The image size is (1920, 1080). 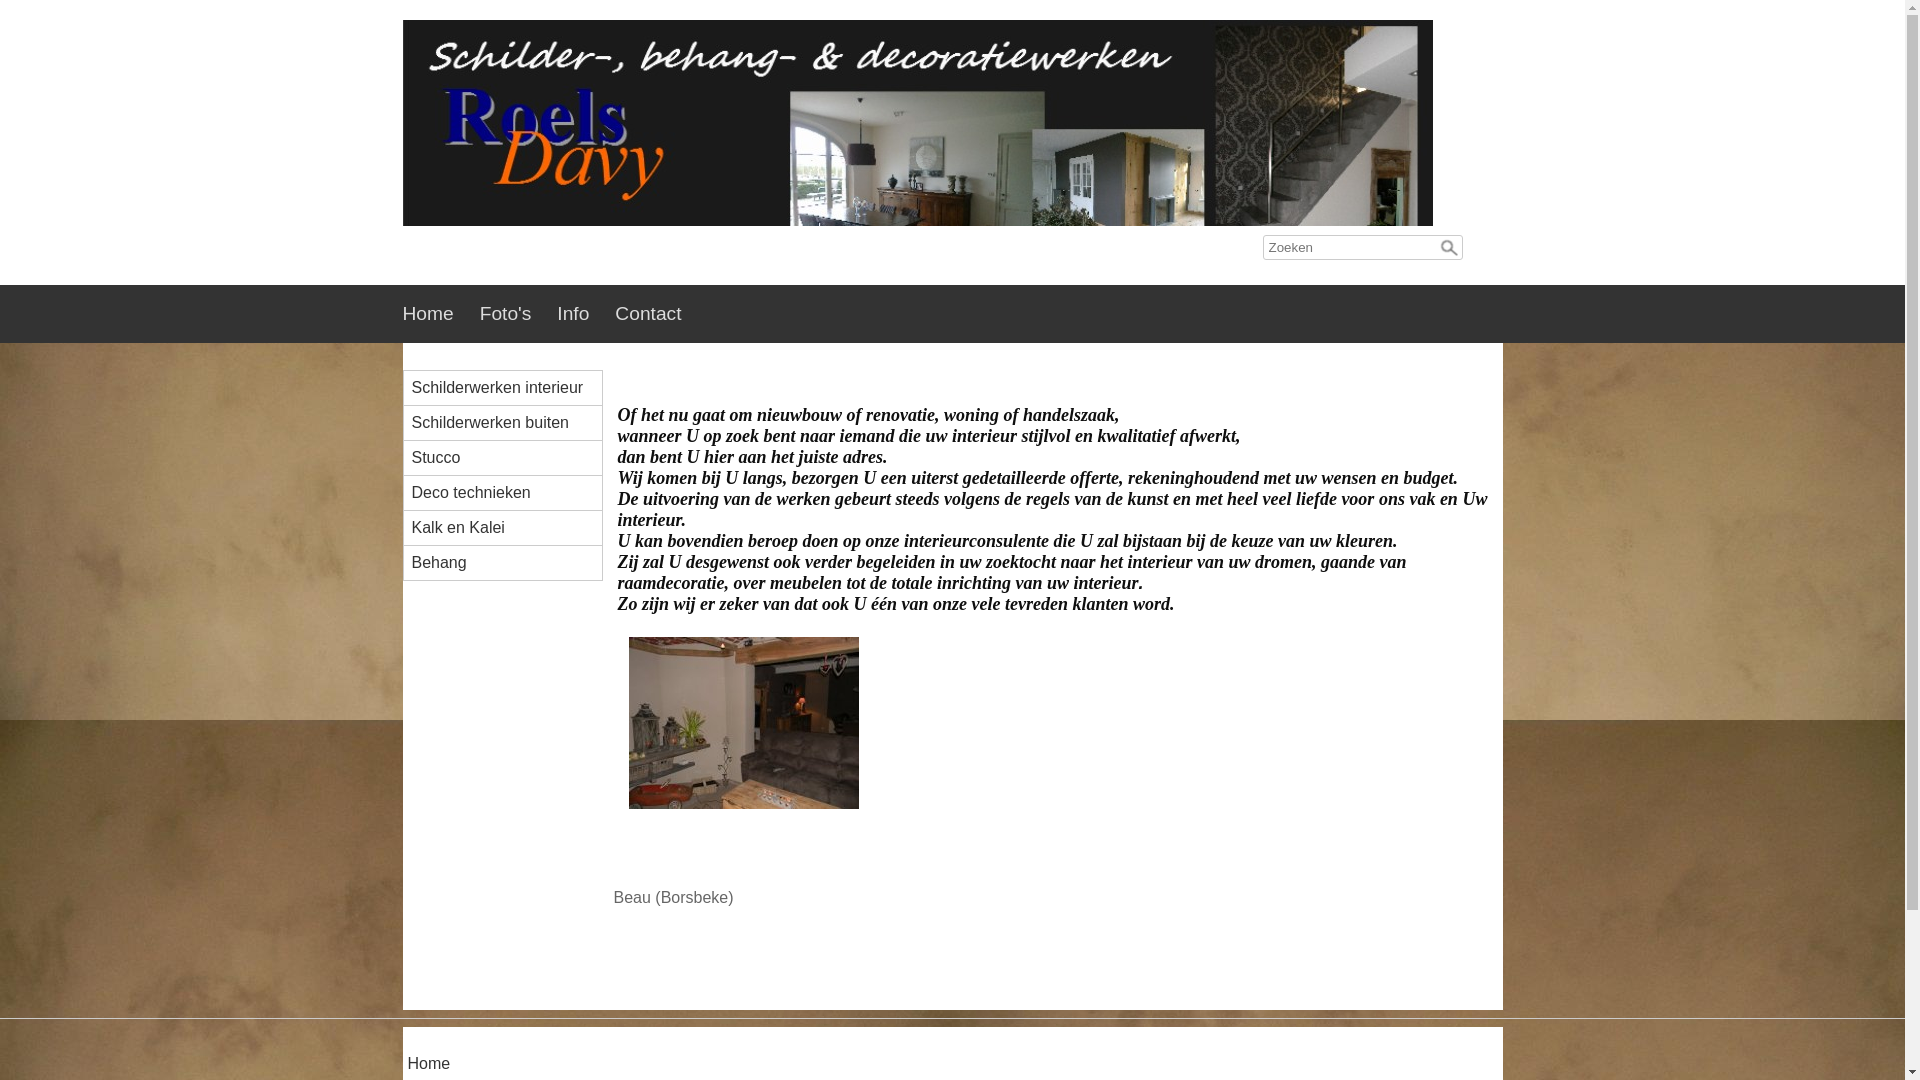 I want to click on 'Deco technieken', so click(x=510, y=493).